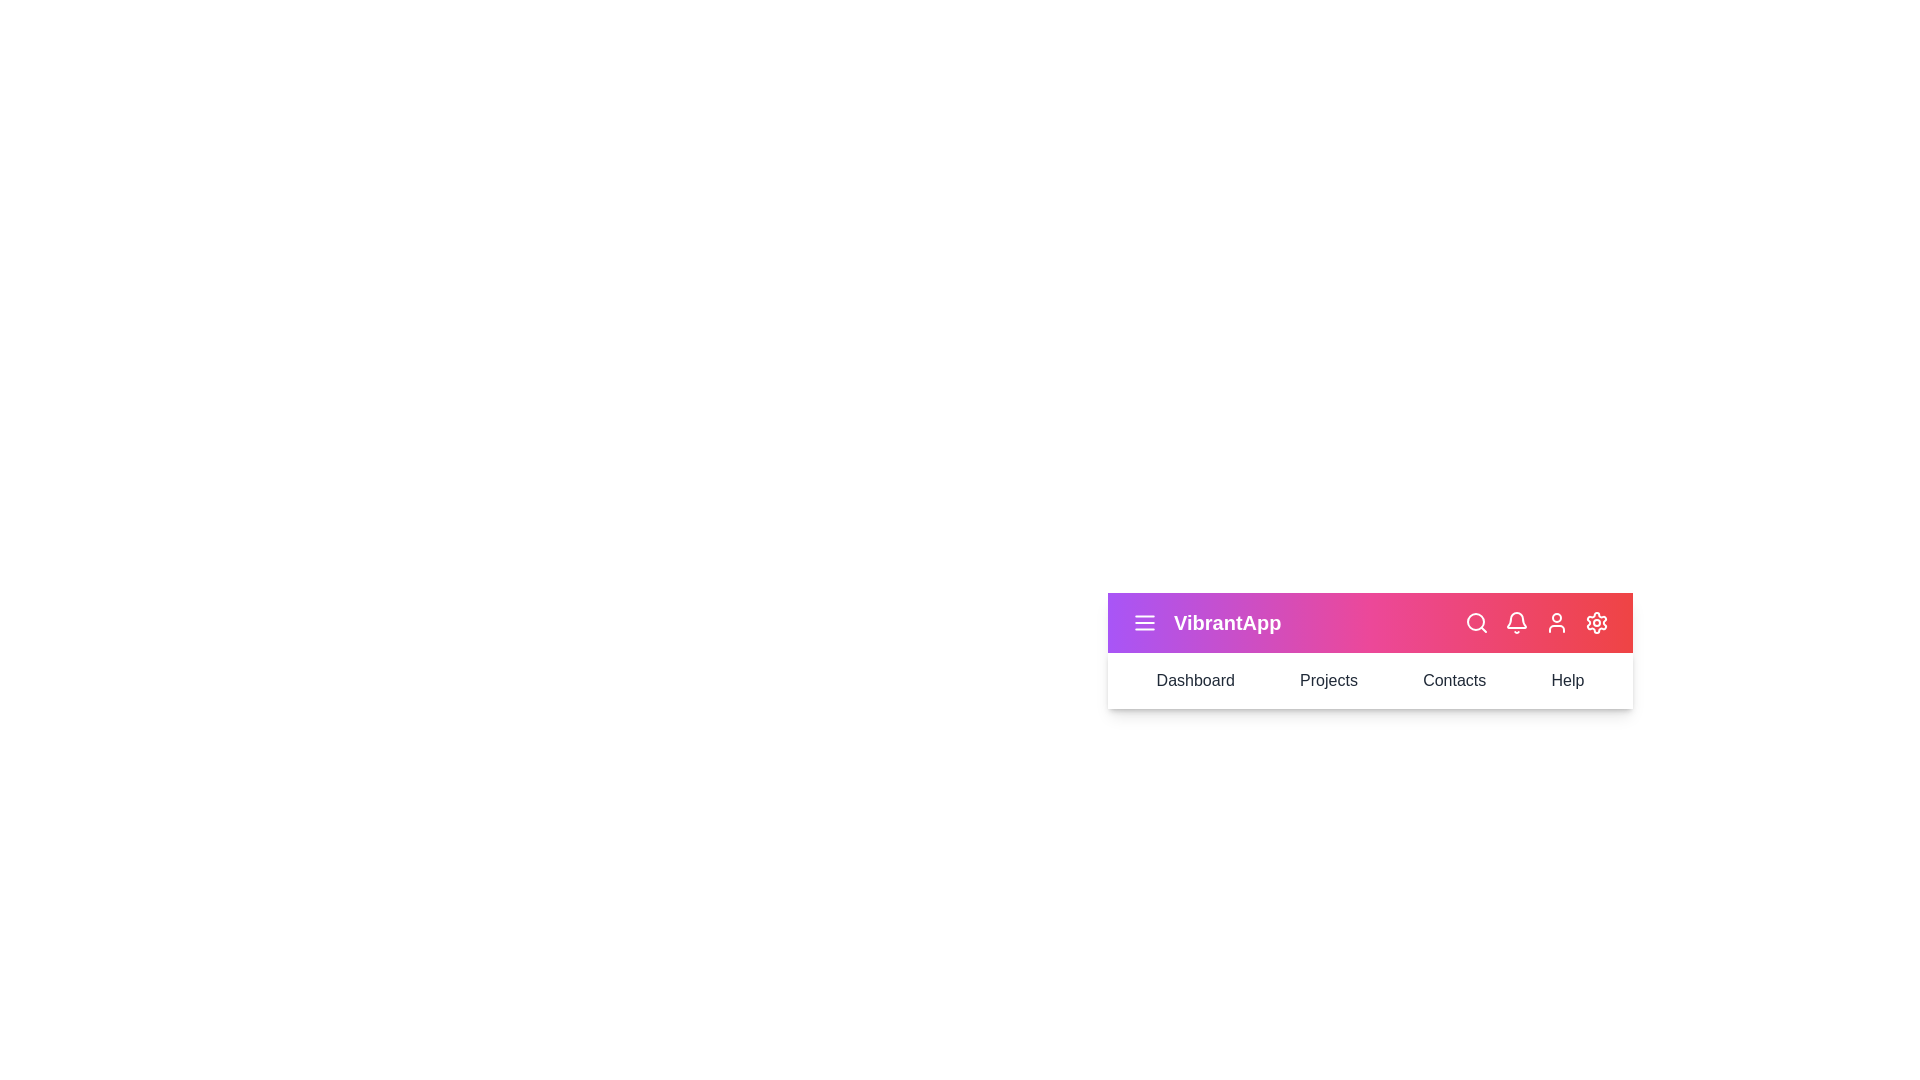  Describe the element at coordinates (1596, 622) in the screenshot. I see `the settings_icon to reveal its effect` at that location.